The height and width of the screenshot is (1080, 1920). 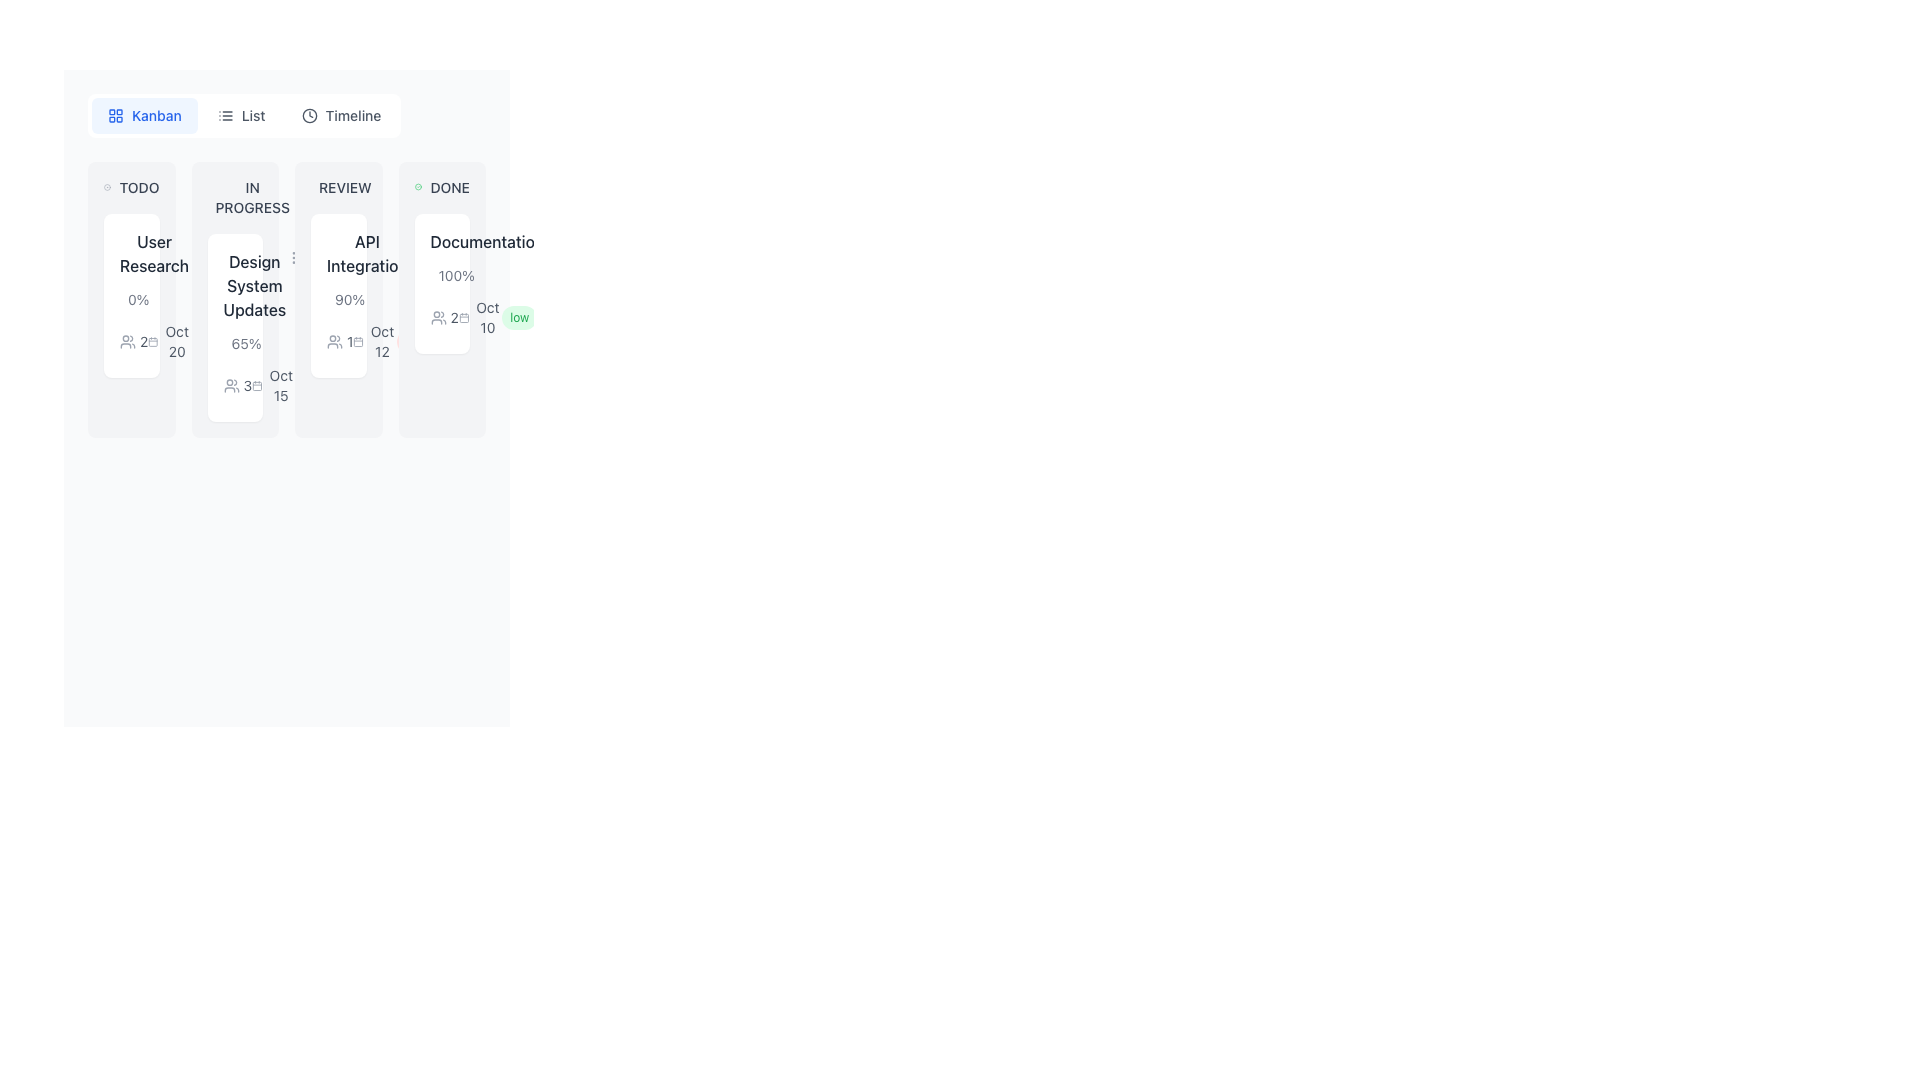 I want to click on the circular graphic element within the SVG component that is part of the clock icon, located in the 'IN PROGRESS' column of the Kanban board, near the top of the 'VIEW' card, so click(x=322, y=192).